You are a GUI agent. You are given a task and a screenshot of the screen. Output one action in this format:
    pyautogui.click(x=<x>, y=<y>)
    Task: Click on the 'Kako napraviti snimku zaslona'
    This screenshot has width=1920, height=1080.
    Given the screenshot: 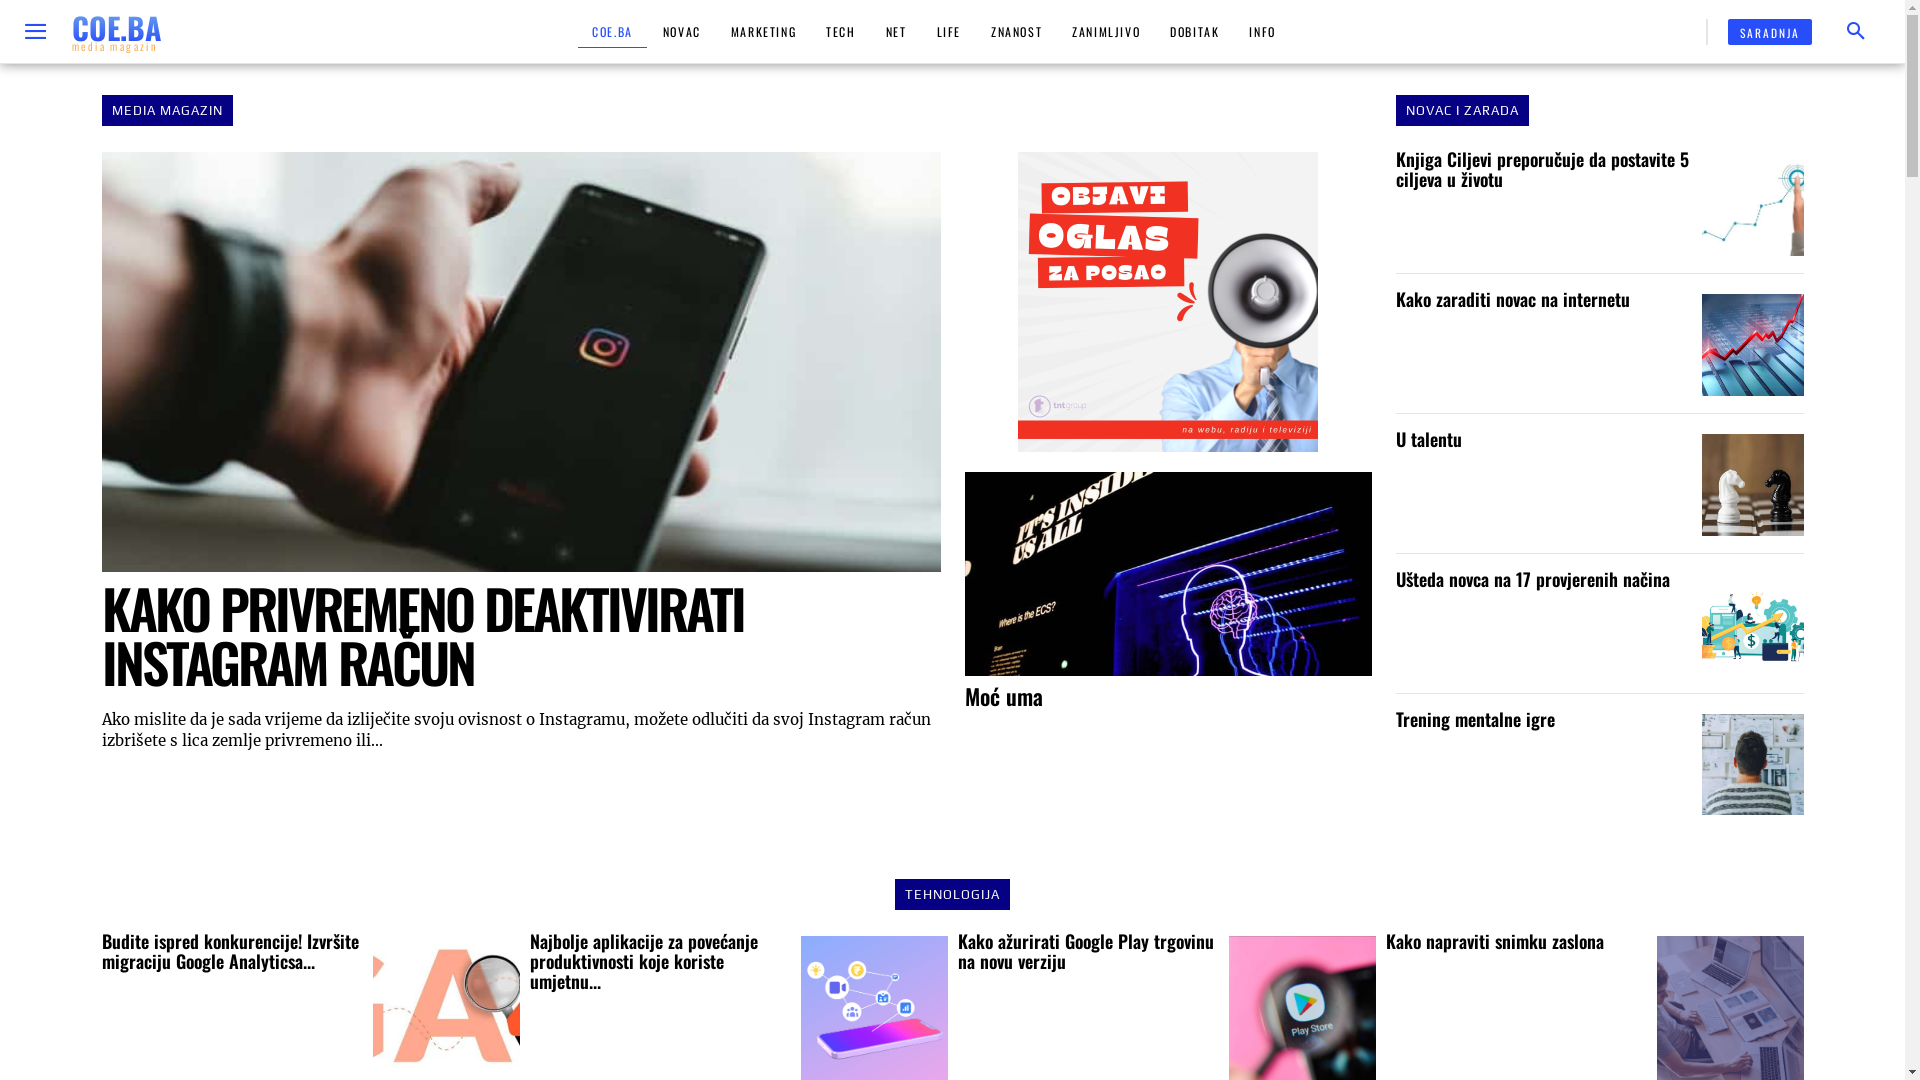 What is the action you would take?
    pyautogui.click(x=1494, y=941)
    